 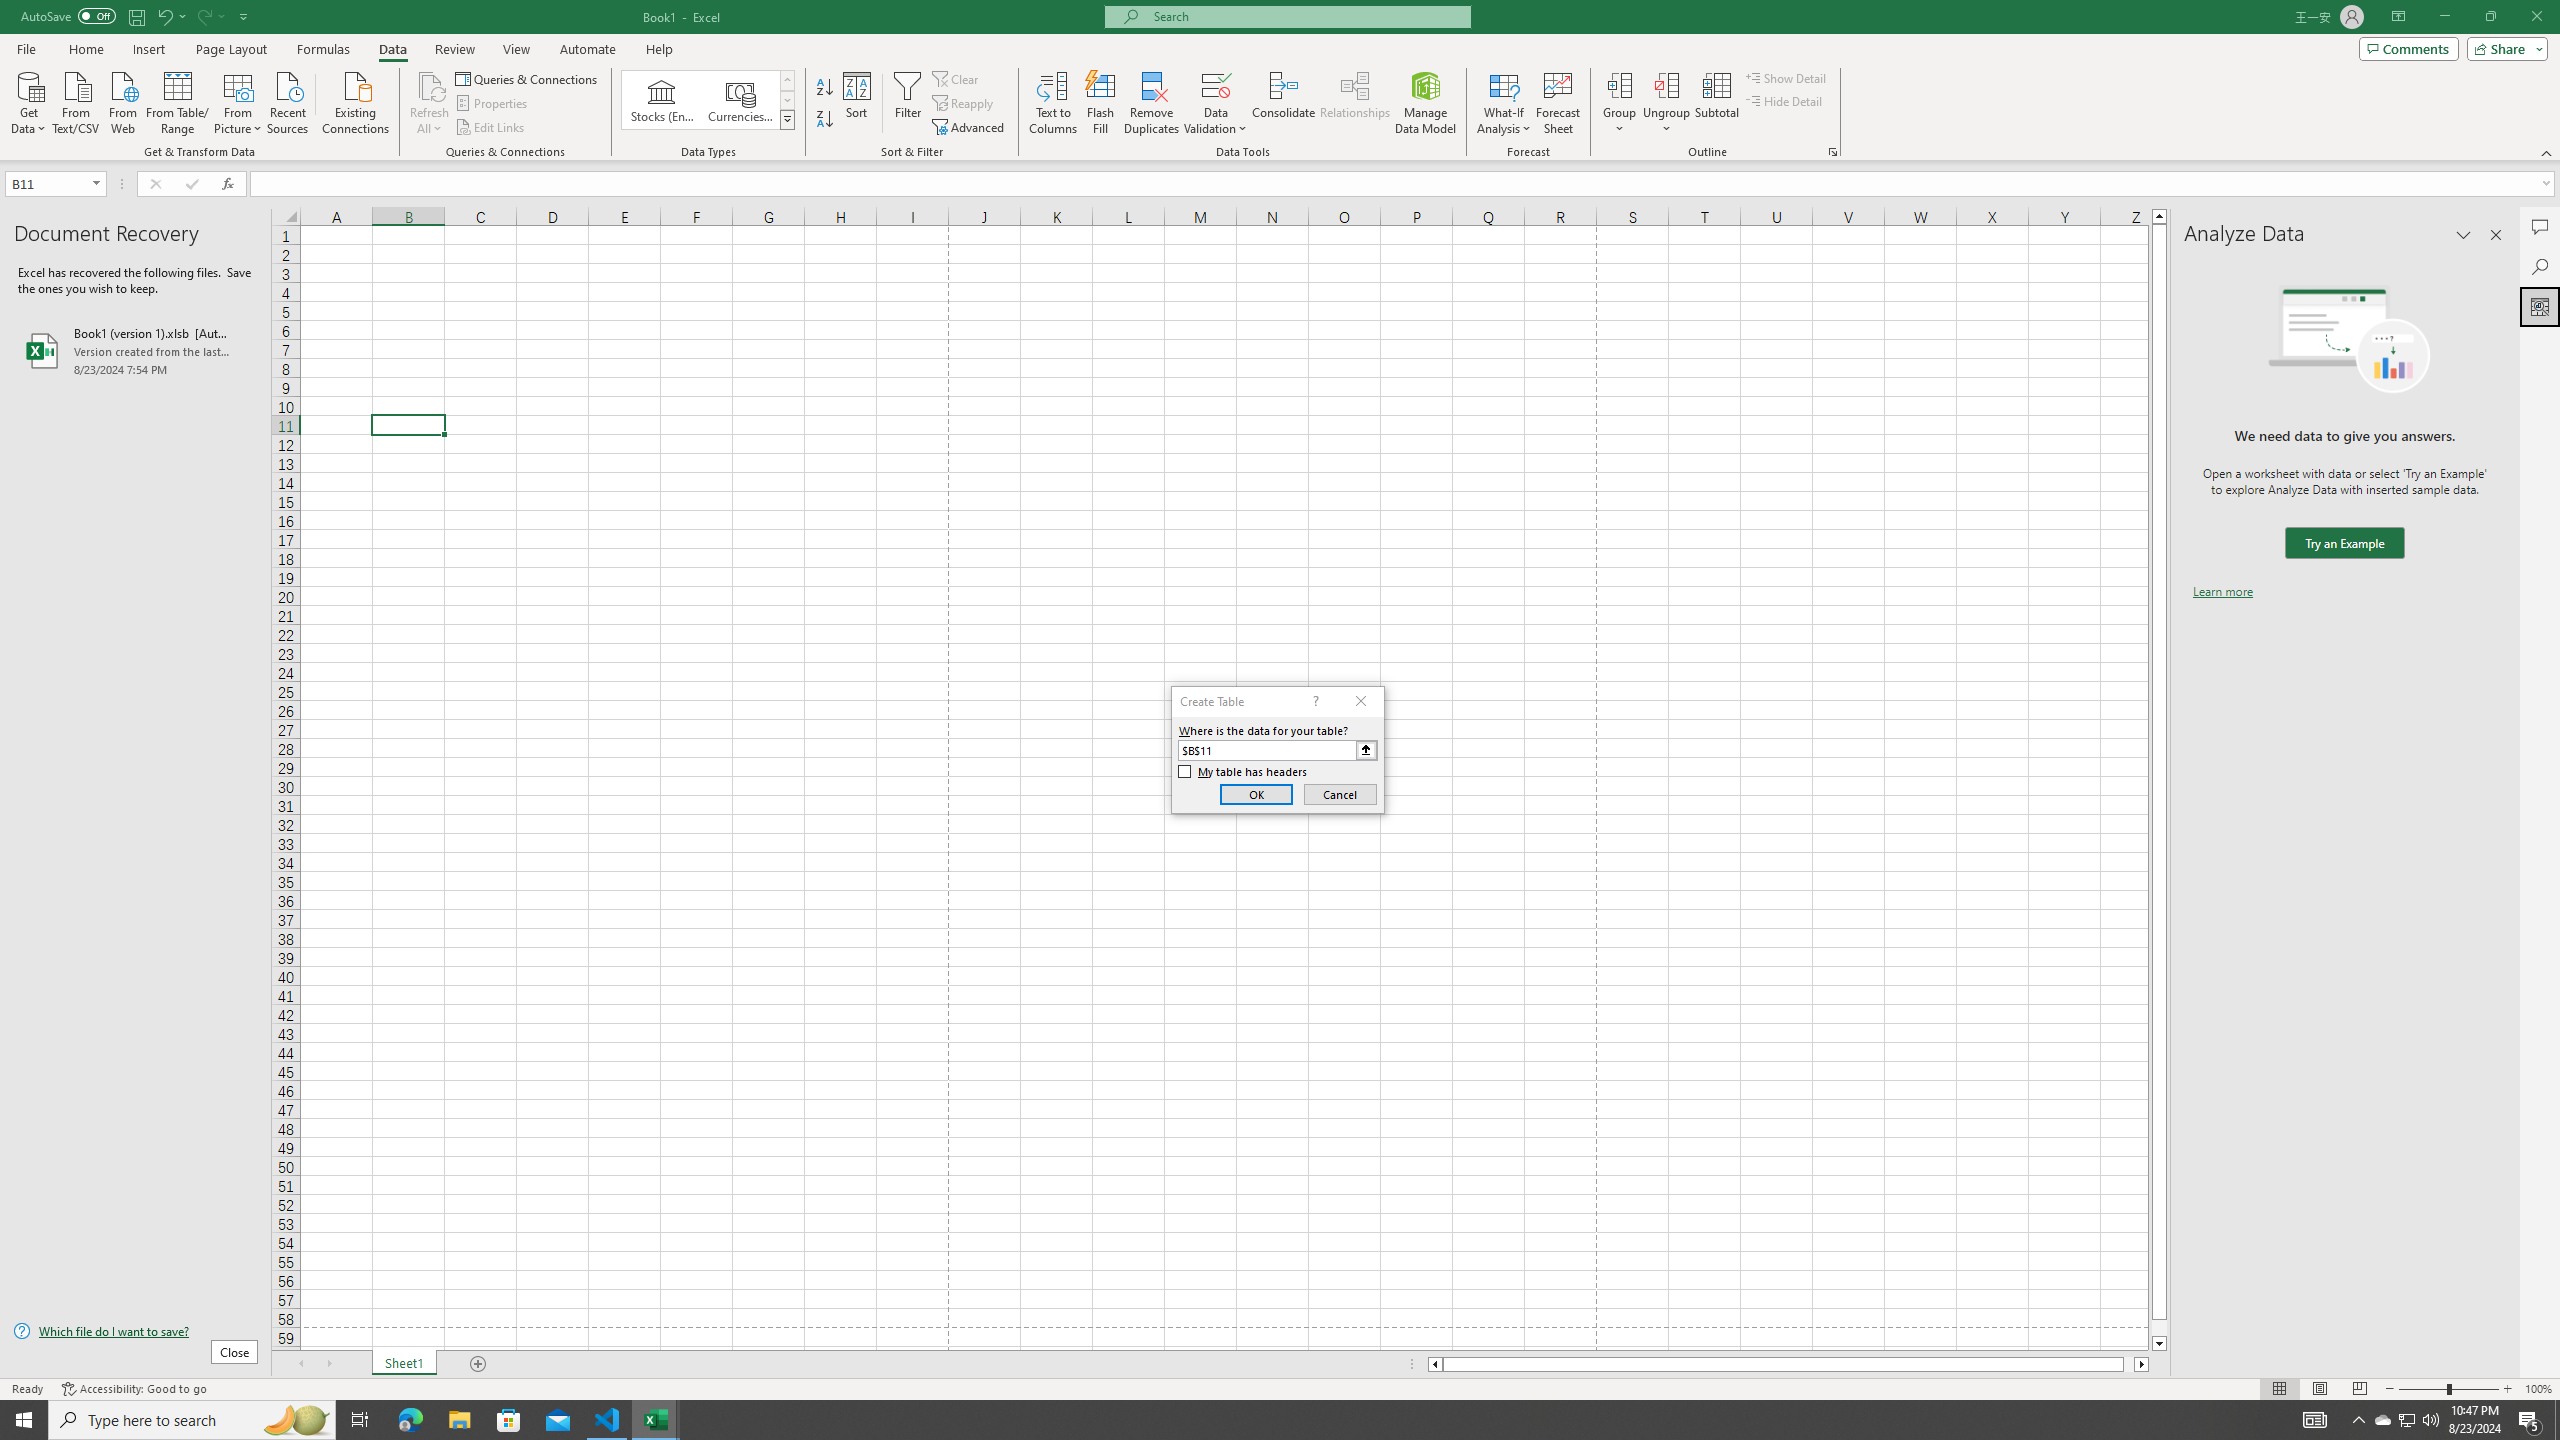 I want to click on 'File Tab', so click(x=25, y=47).